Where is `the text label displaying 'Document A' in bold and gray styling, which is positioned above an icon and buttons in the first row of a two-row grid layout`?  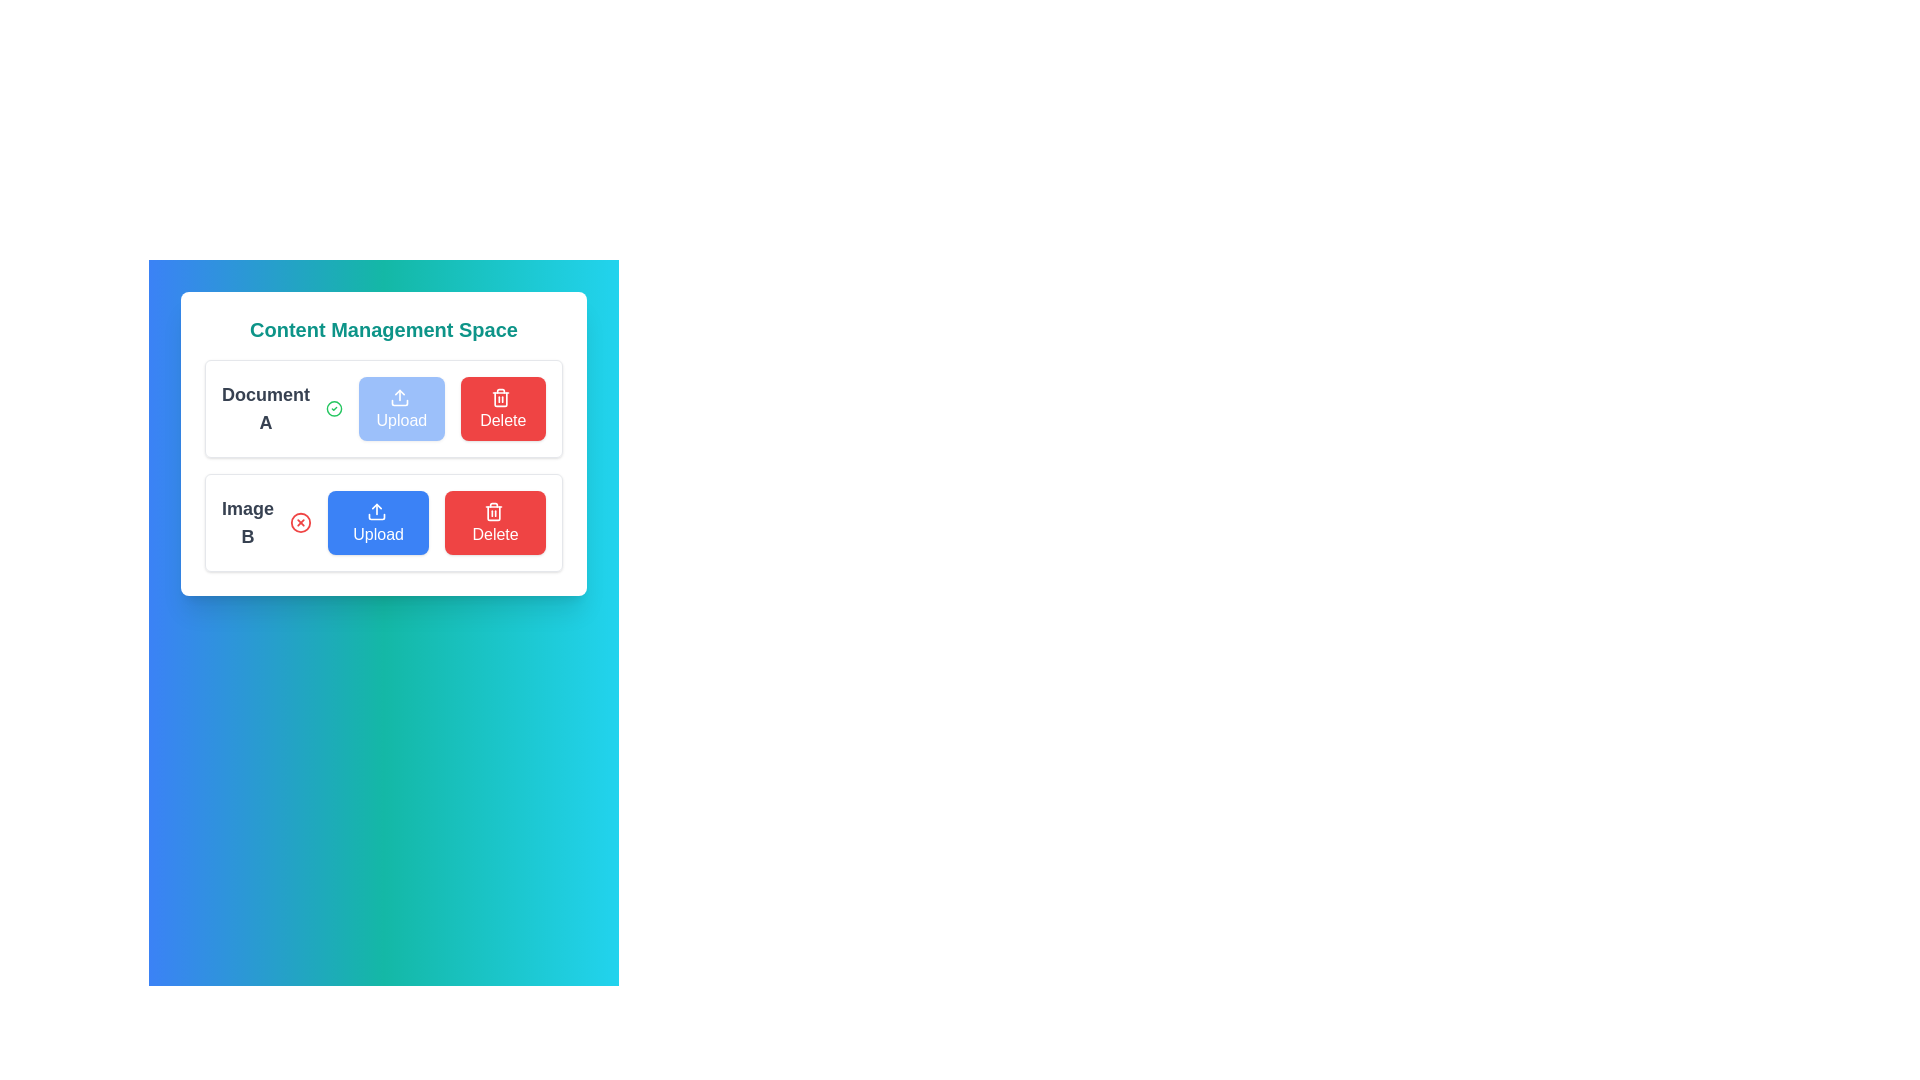
the text label displaying 'Document A' in bold and gray styling, which is positioned above an icon and buttons in the first row of a two-row grid layout is located at coordinates (264, 407).